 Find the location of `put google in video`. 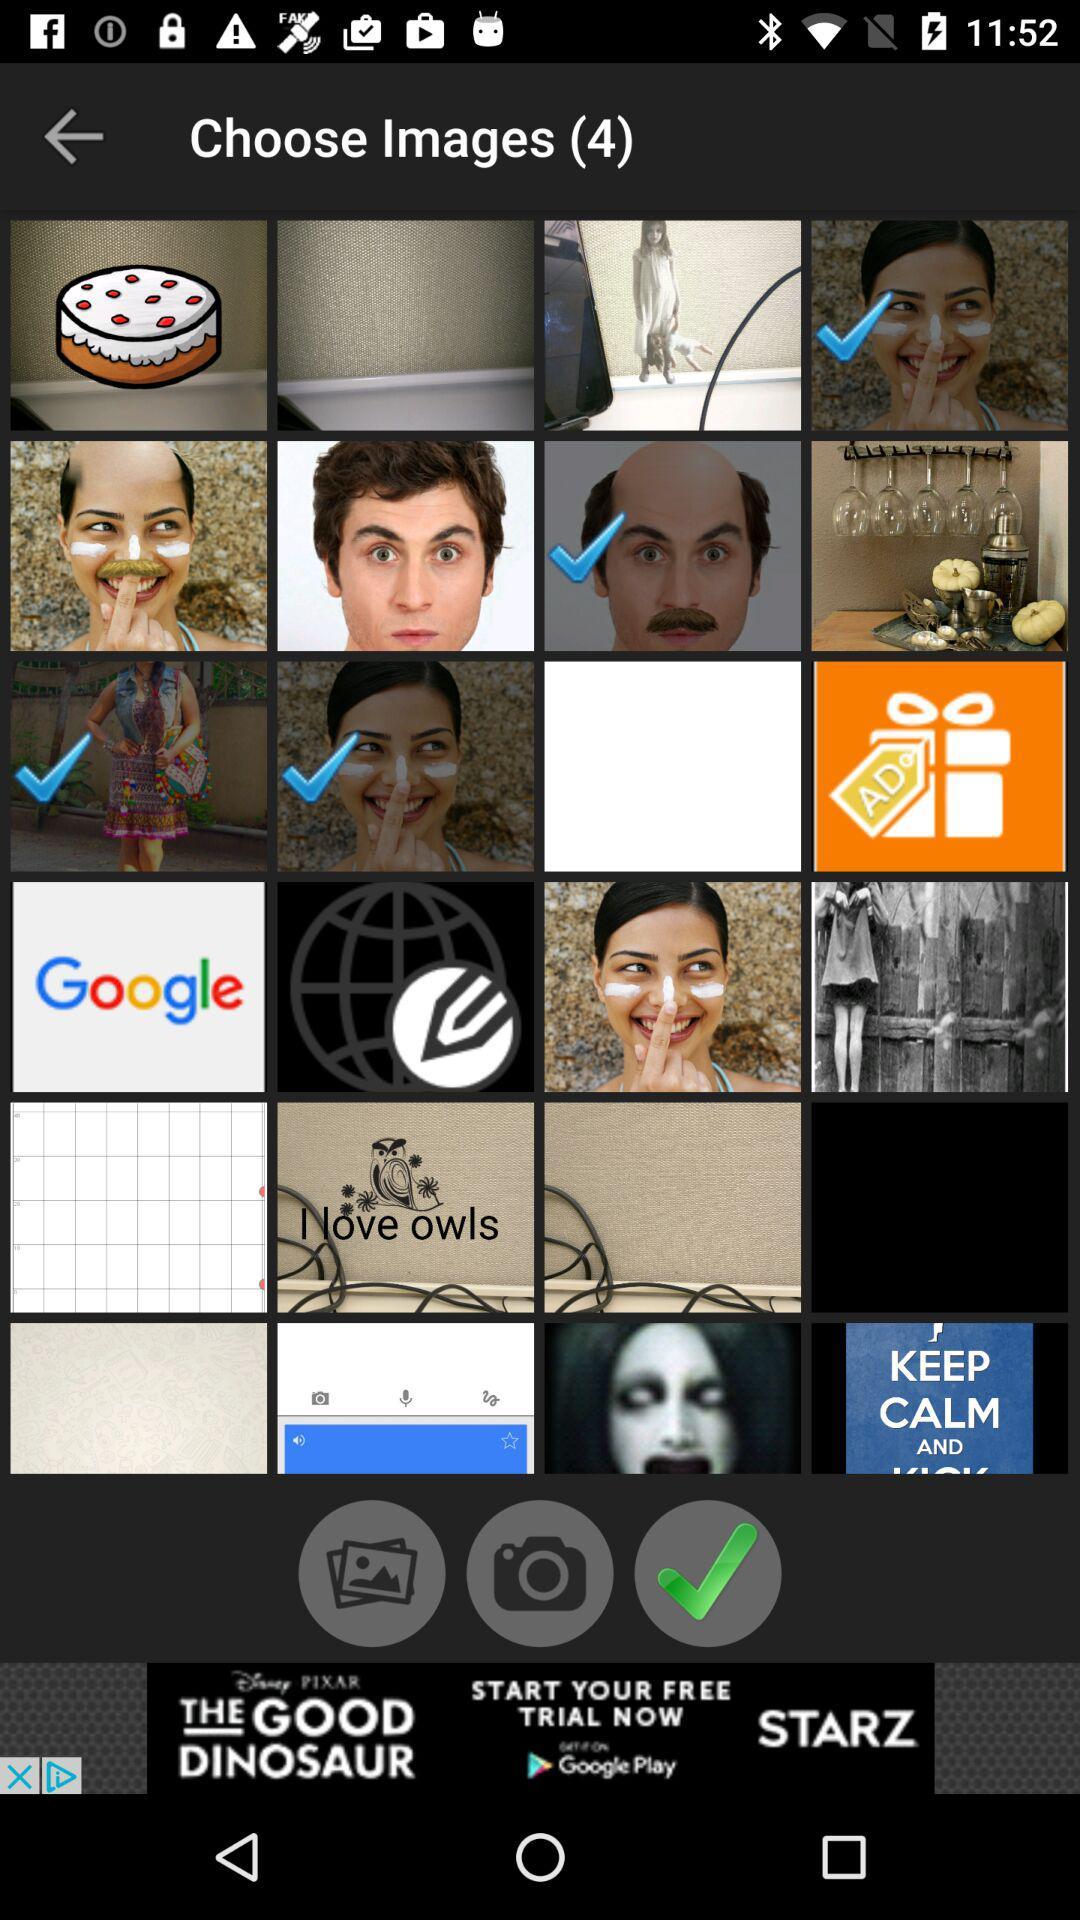

put google in video is located at coordinates (137, 987).